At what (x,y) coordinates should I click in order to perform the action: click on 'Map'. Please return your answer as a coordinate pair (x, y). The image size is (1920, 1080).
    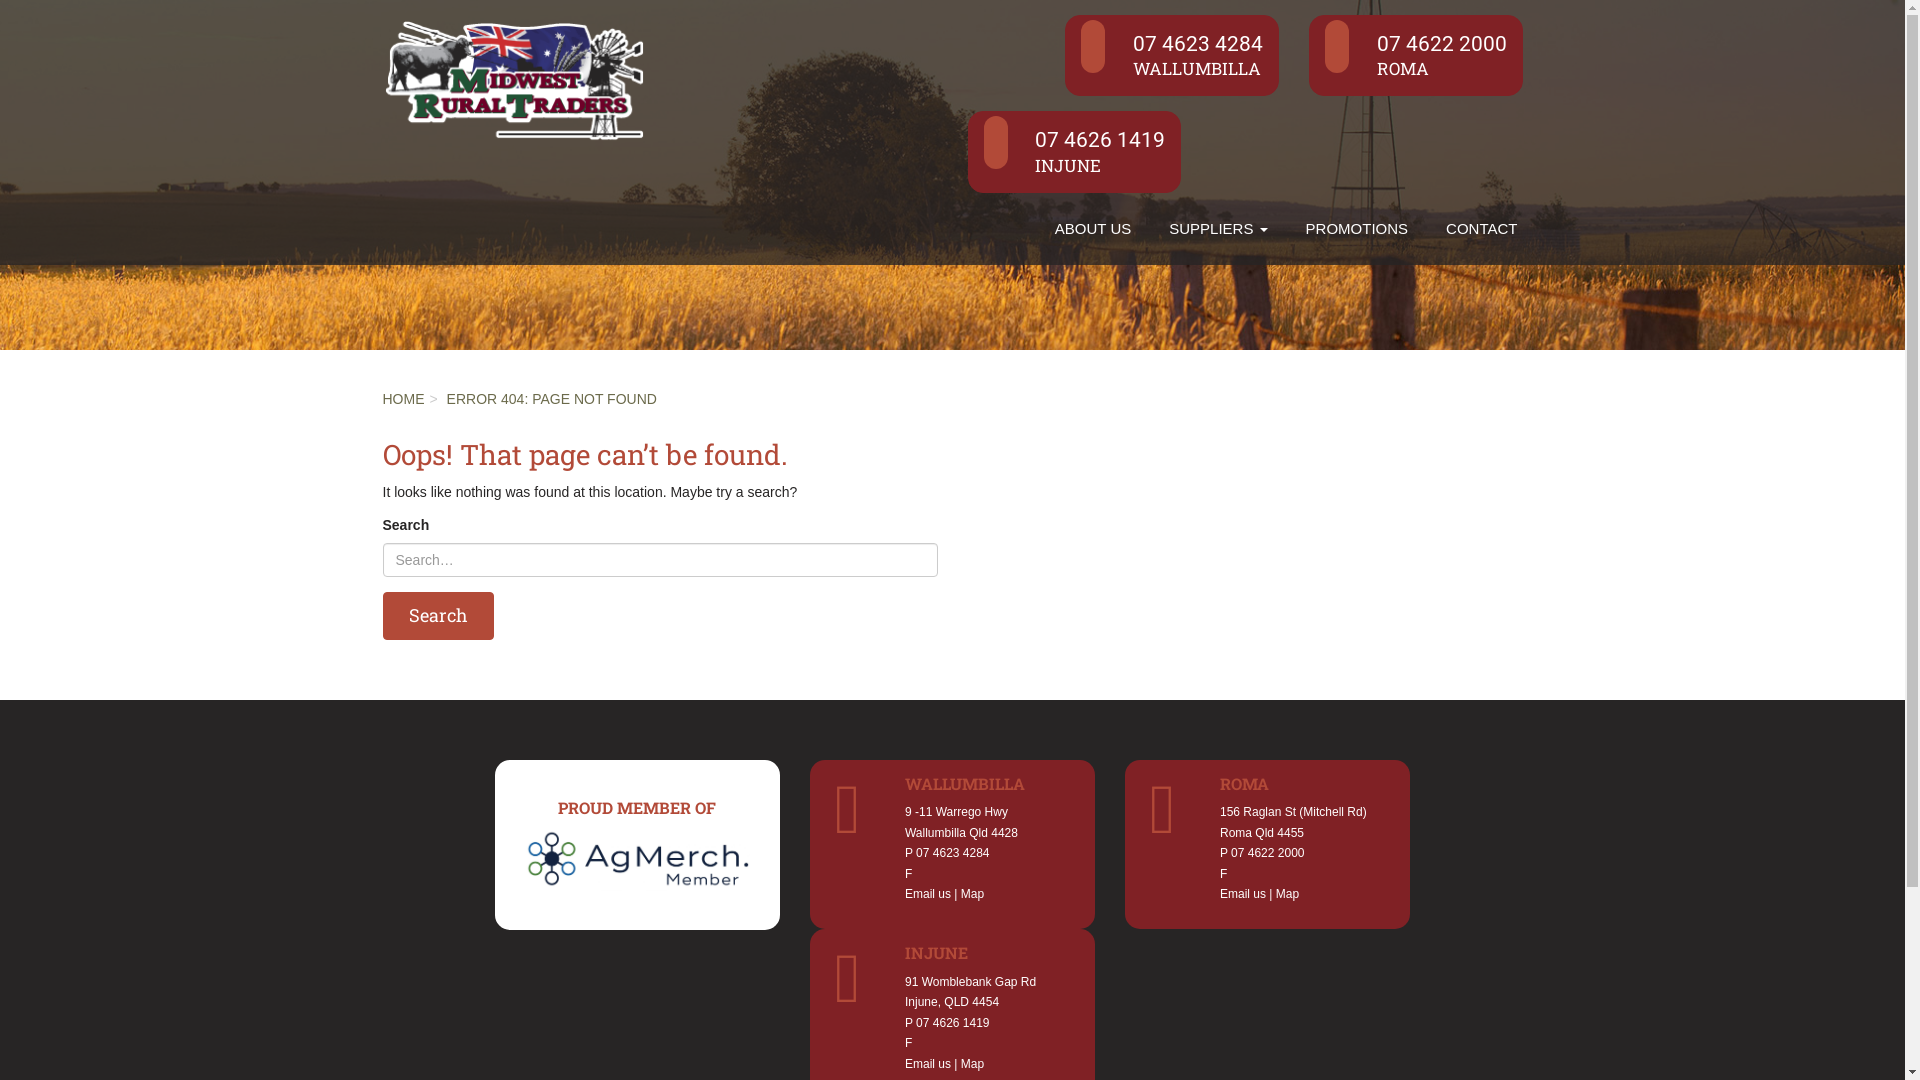
    Looking at the image, I should click on (960, 1063).